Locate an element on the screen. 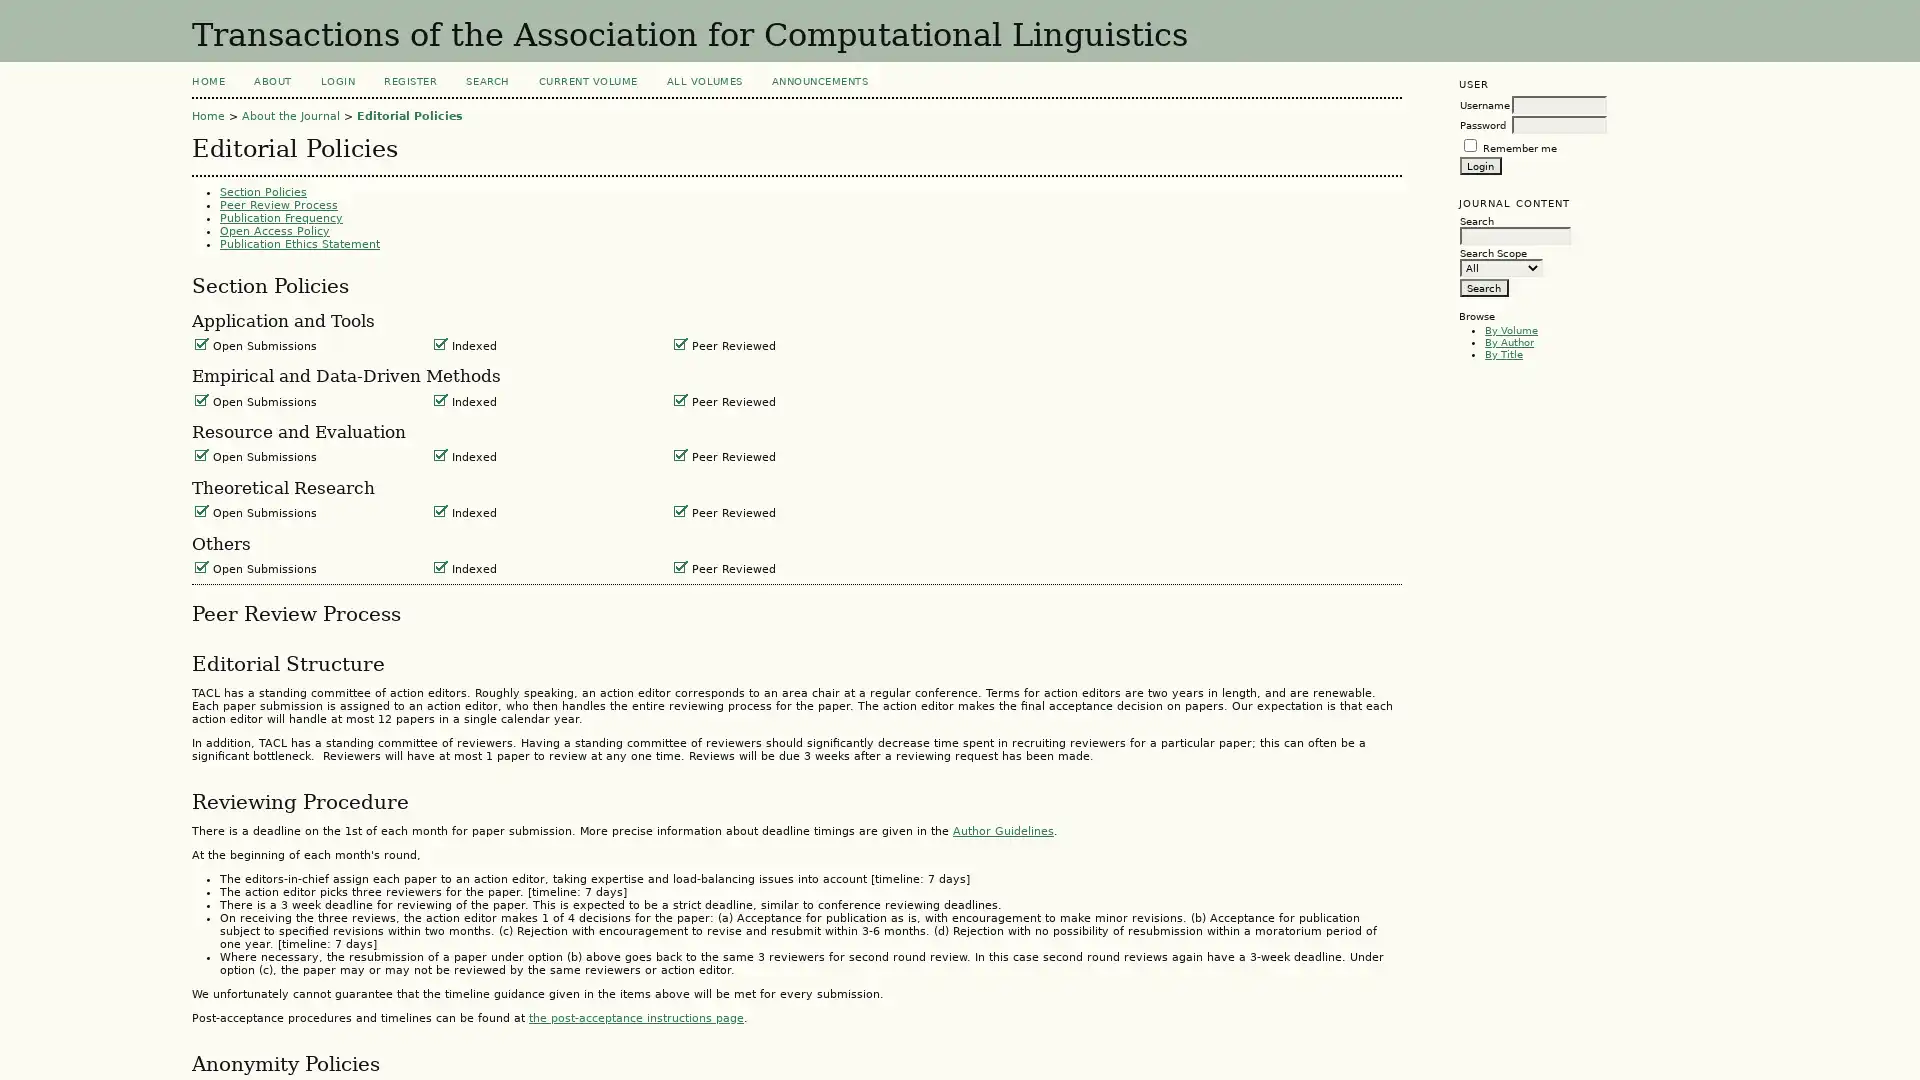 The width and height of the screenshot is (1920, 1080). Login is located at coordinates (1480, 164).